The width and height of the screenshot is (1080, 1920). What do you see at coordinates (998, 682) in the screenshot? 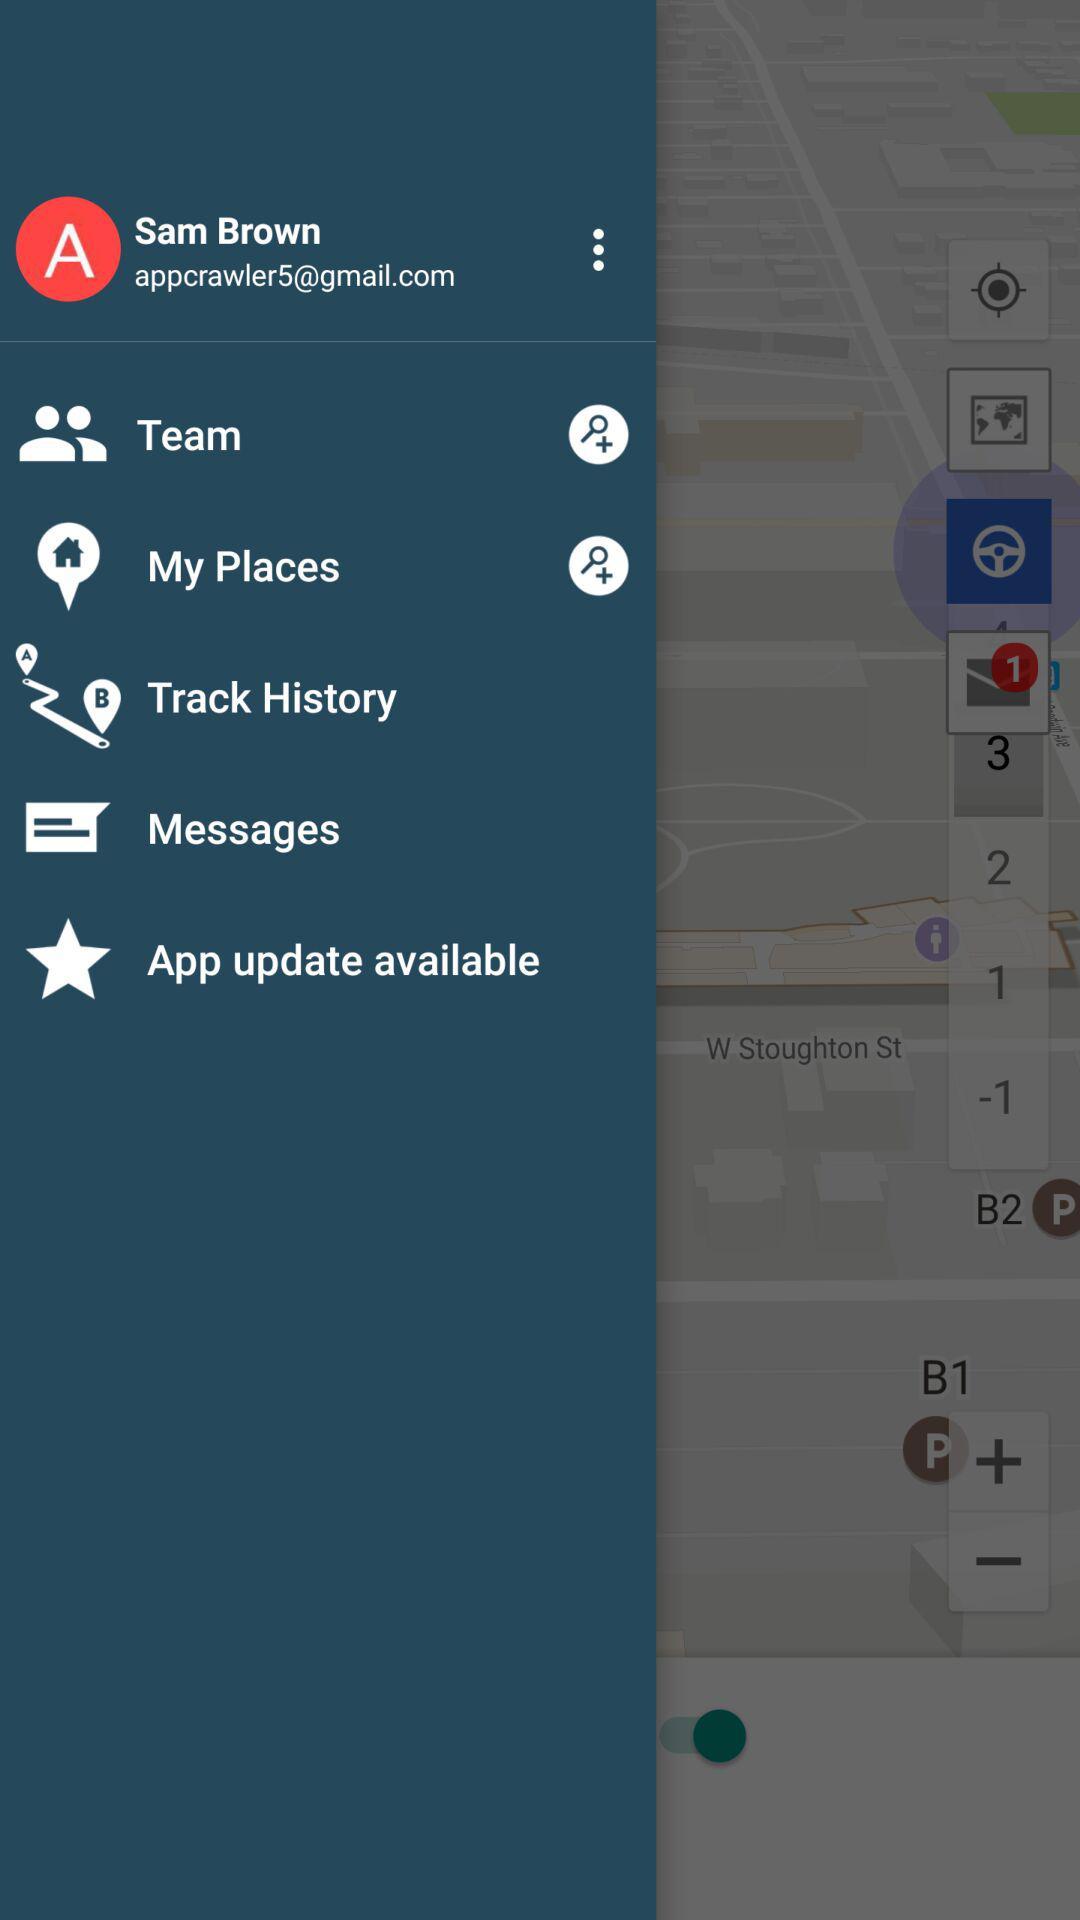
I see `the email icon` at bounding box center [998, 682].